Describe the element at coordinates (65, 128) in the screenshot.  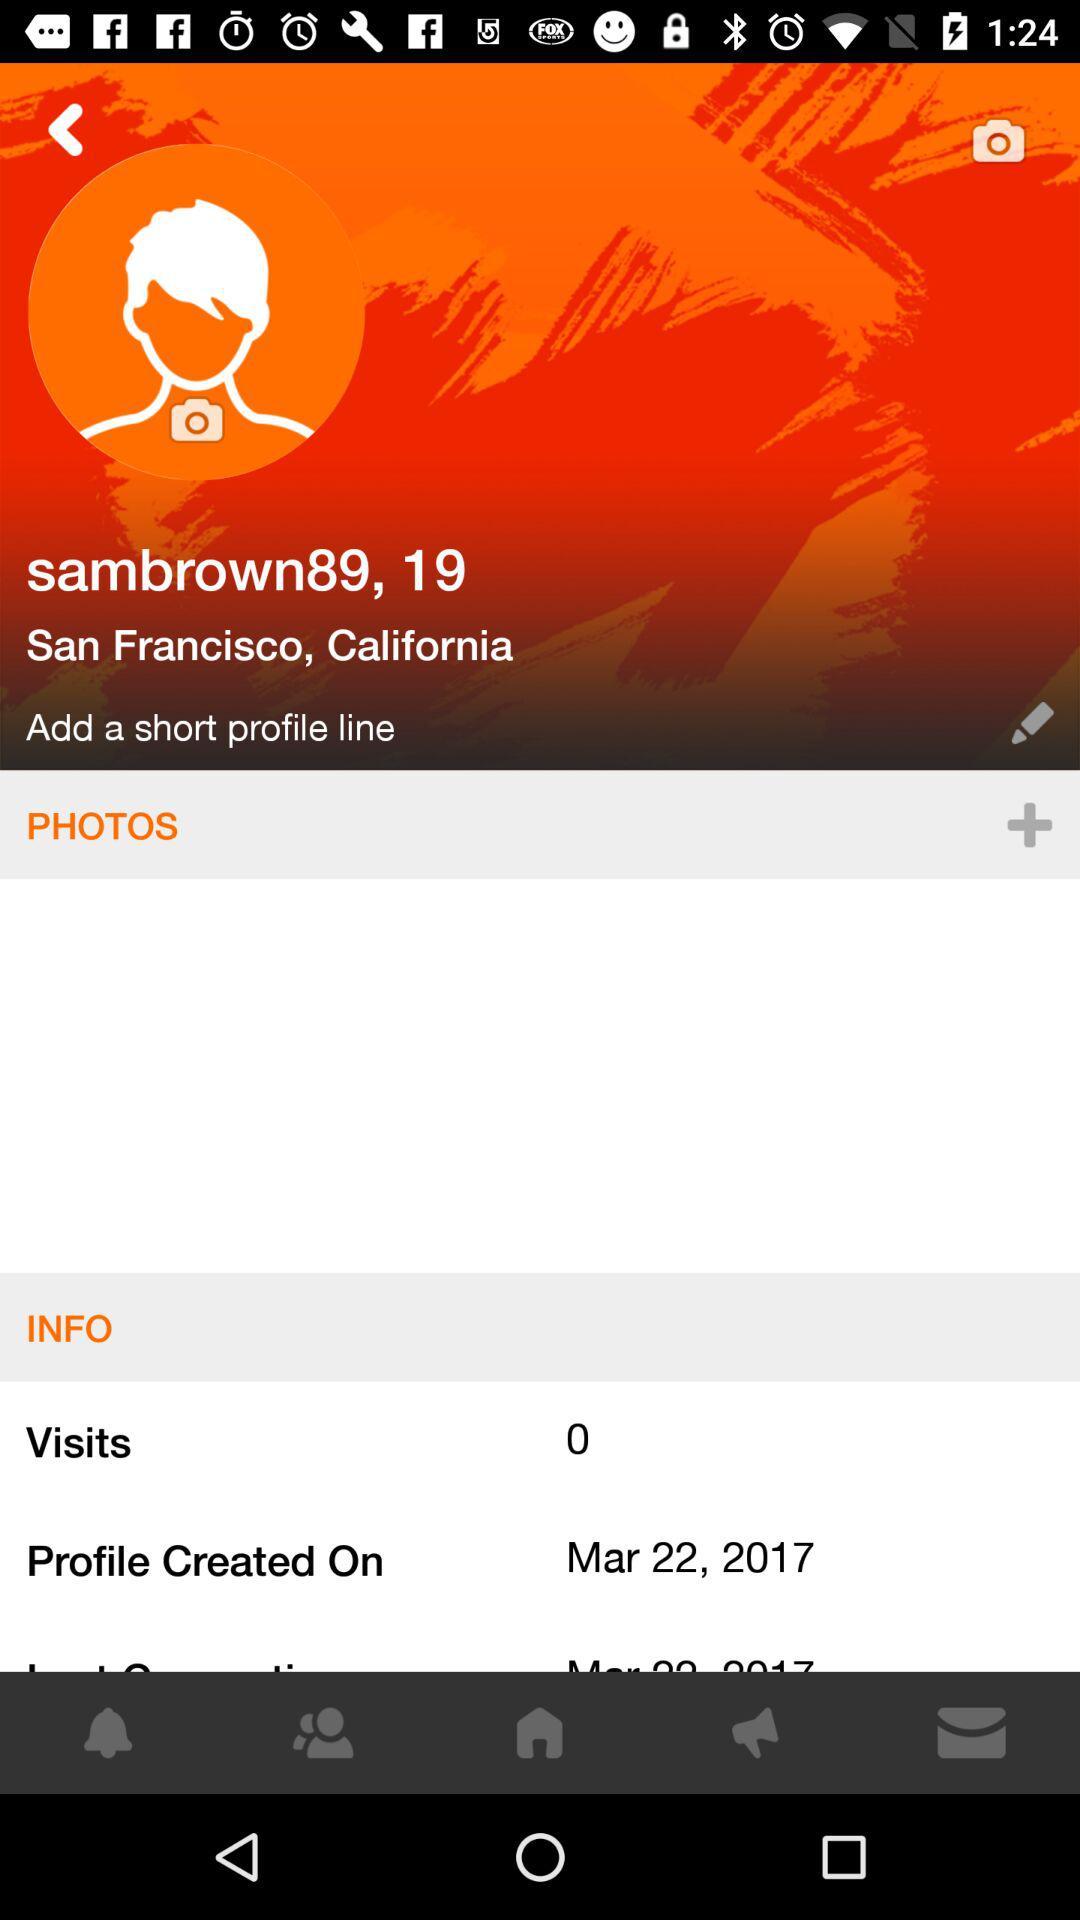
I see `the arrow_backward icon` at that location.